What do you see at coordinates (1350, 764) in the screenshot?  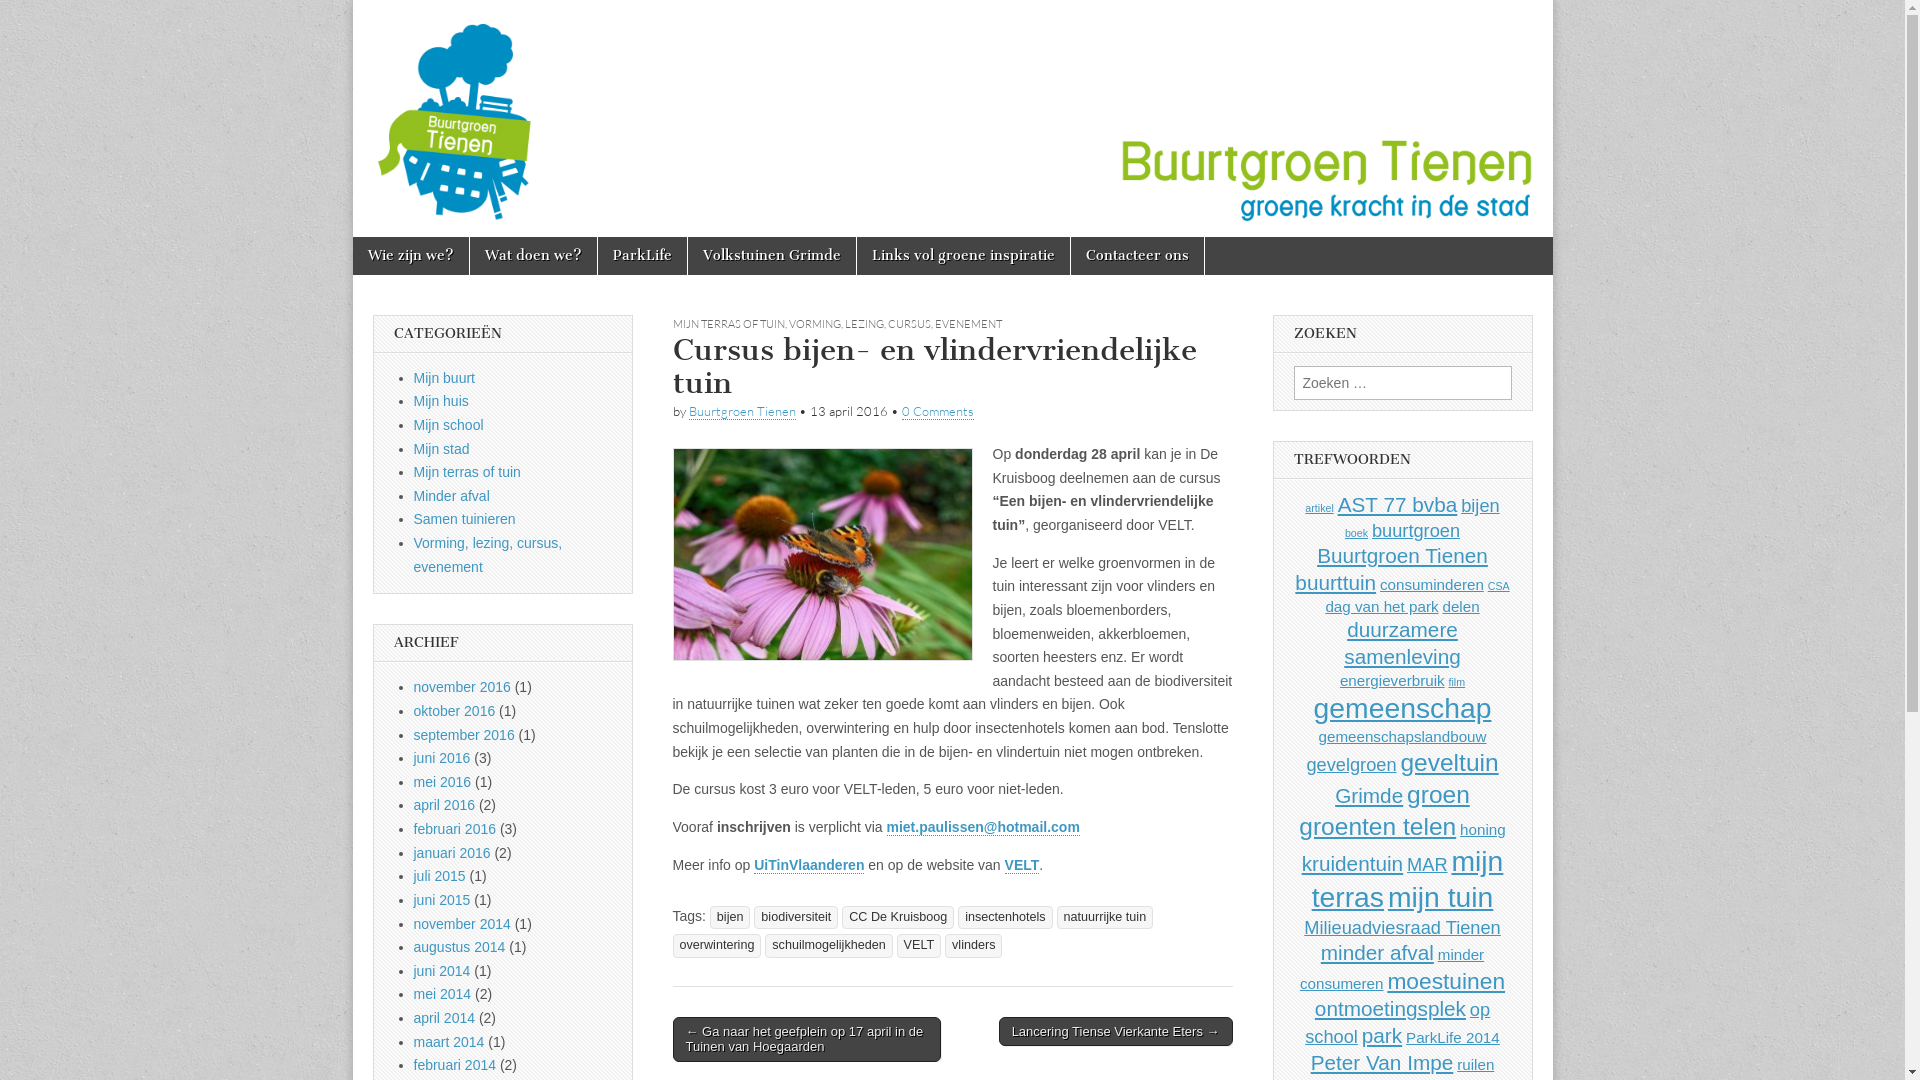 I see `'gevelgroen'` at bounding box center [1350, 764].